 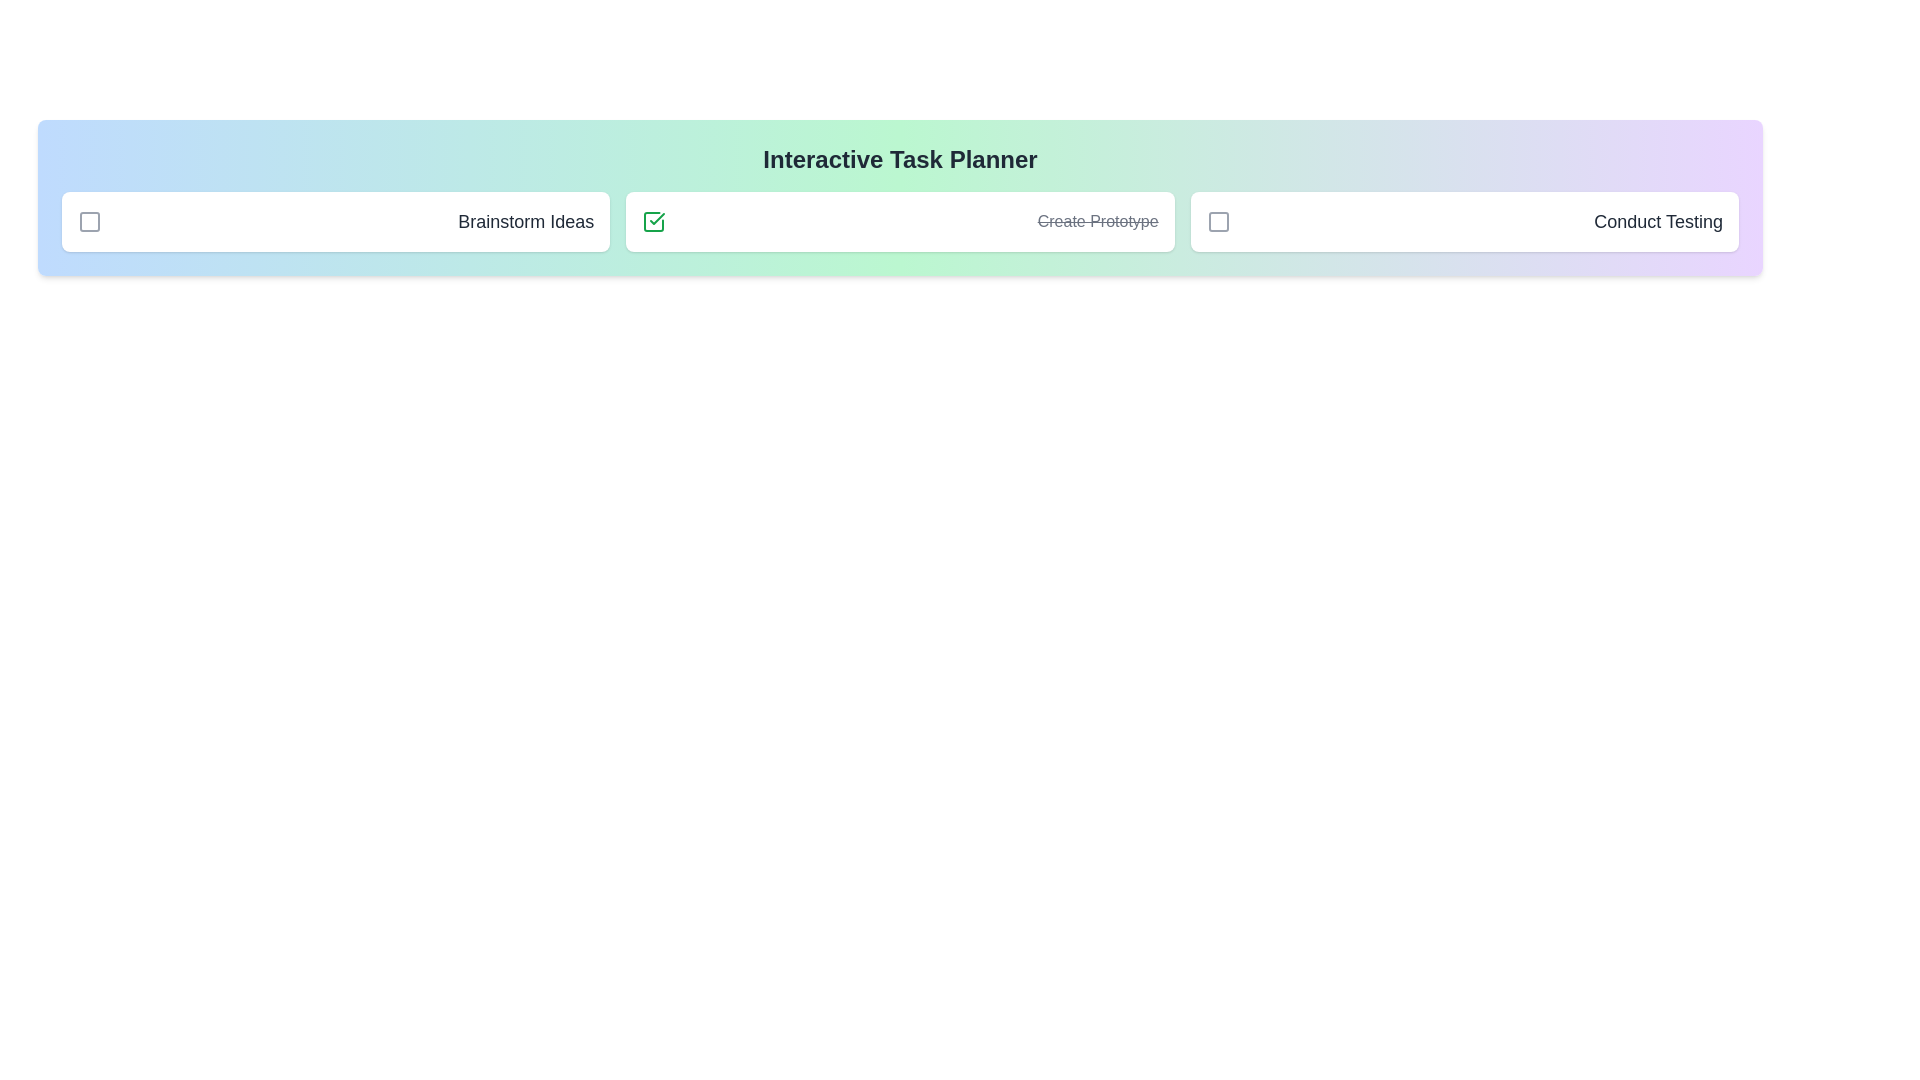 What do you see at coordinates (89, 222) in the screenshot?
I see `the checkbox corresponding to the task Brainstorm Ideas to toggle its completion state` at bounding box center [89, 222].